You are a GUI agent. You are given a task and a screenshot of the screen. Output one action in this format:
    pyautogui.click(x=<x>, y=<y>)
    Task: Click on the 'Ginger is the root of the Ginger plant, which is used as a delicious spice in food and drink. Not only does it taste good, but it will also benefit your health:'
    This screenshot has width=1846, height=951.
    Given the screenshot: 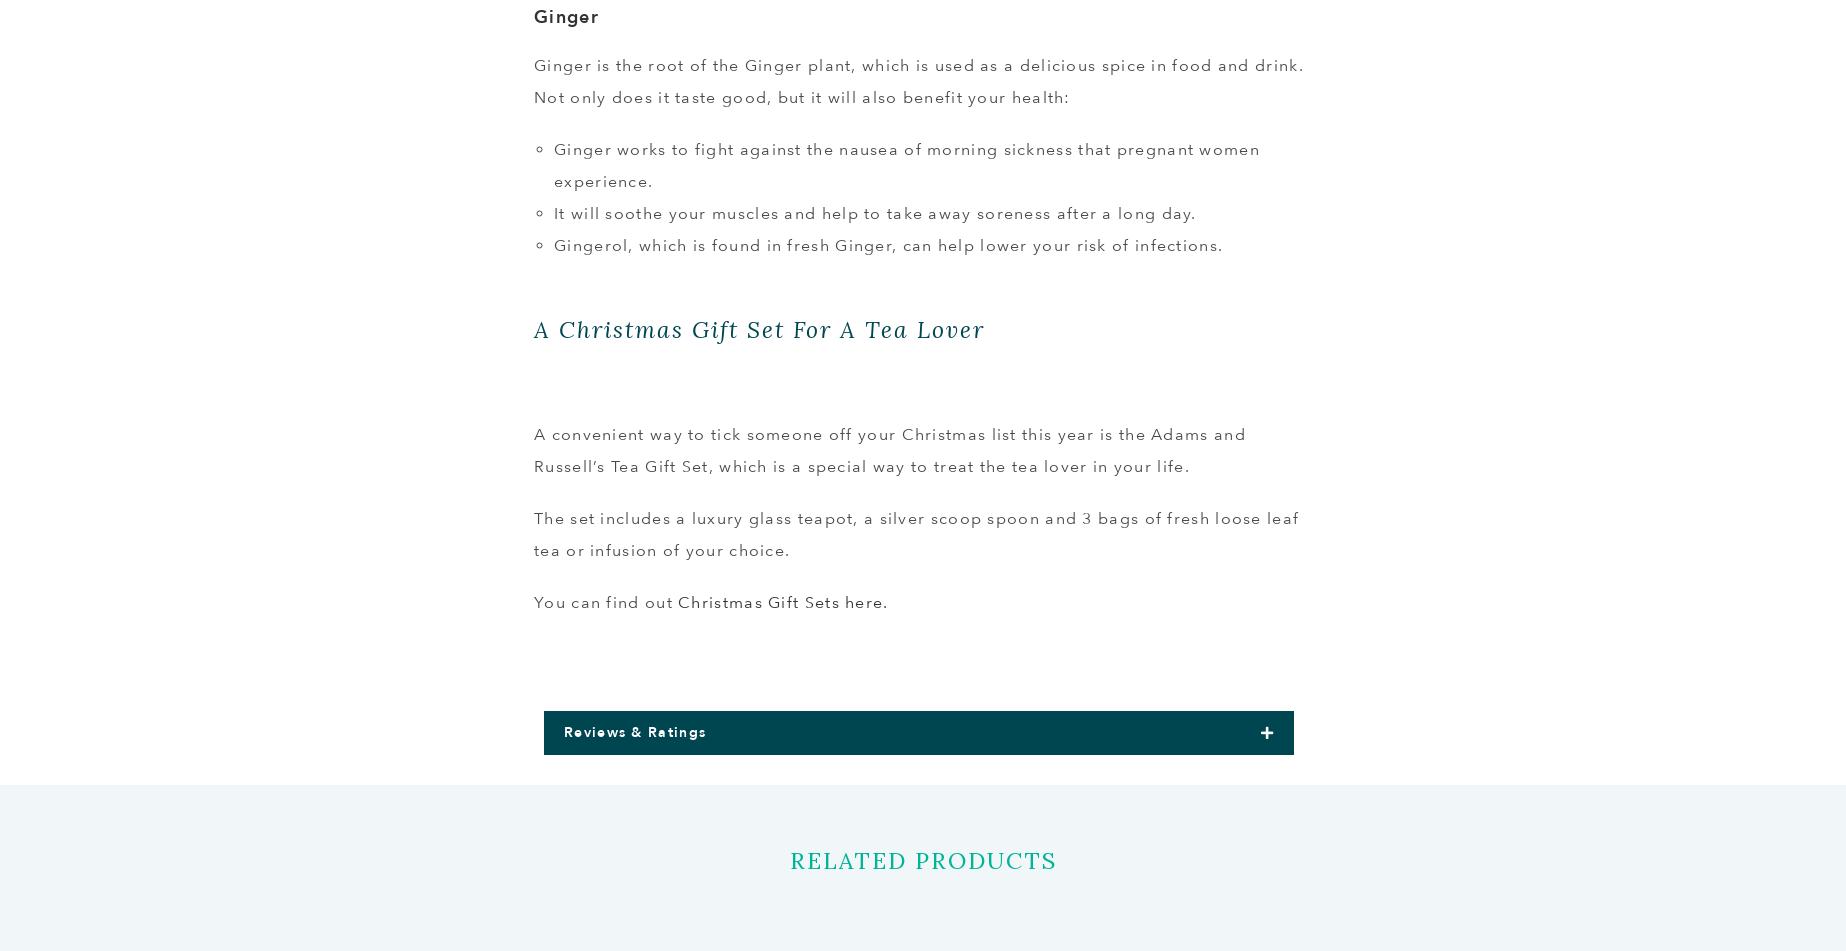 What is the action you would take?
    pyautogui.click(x=917, y=81)
    